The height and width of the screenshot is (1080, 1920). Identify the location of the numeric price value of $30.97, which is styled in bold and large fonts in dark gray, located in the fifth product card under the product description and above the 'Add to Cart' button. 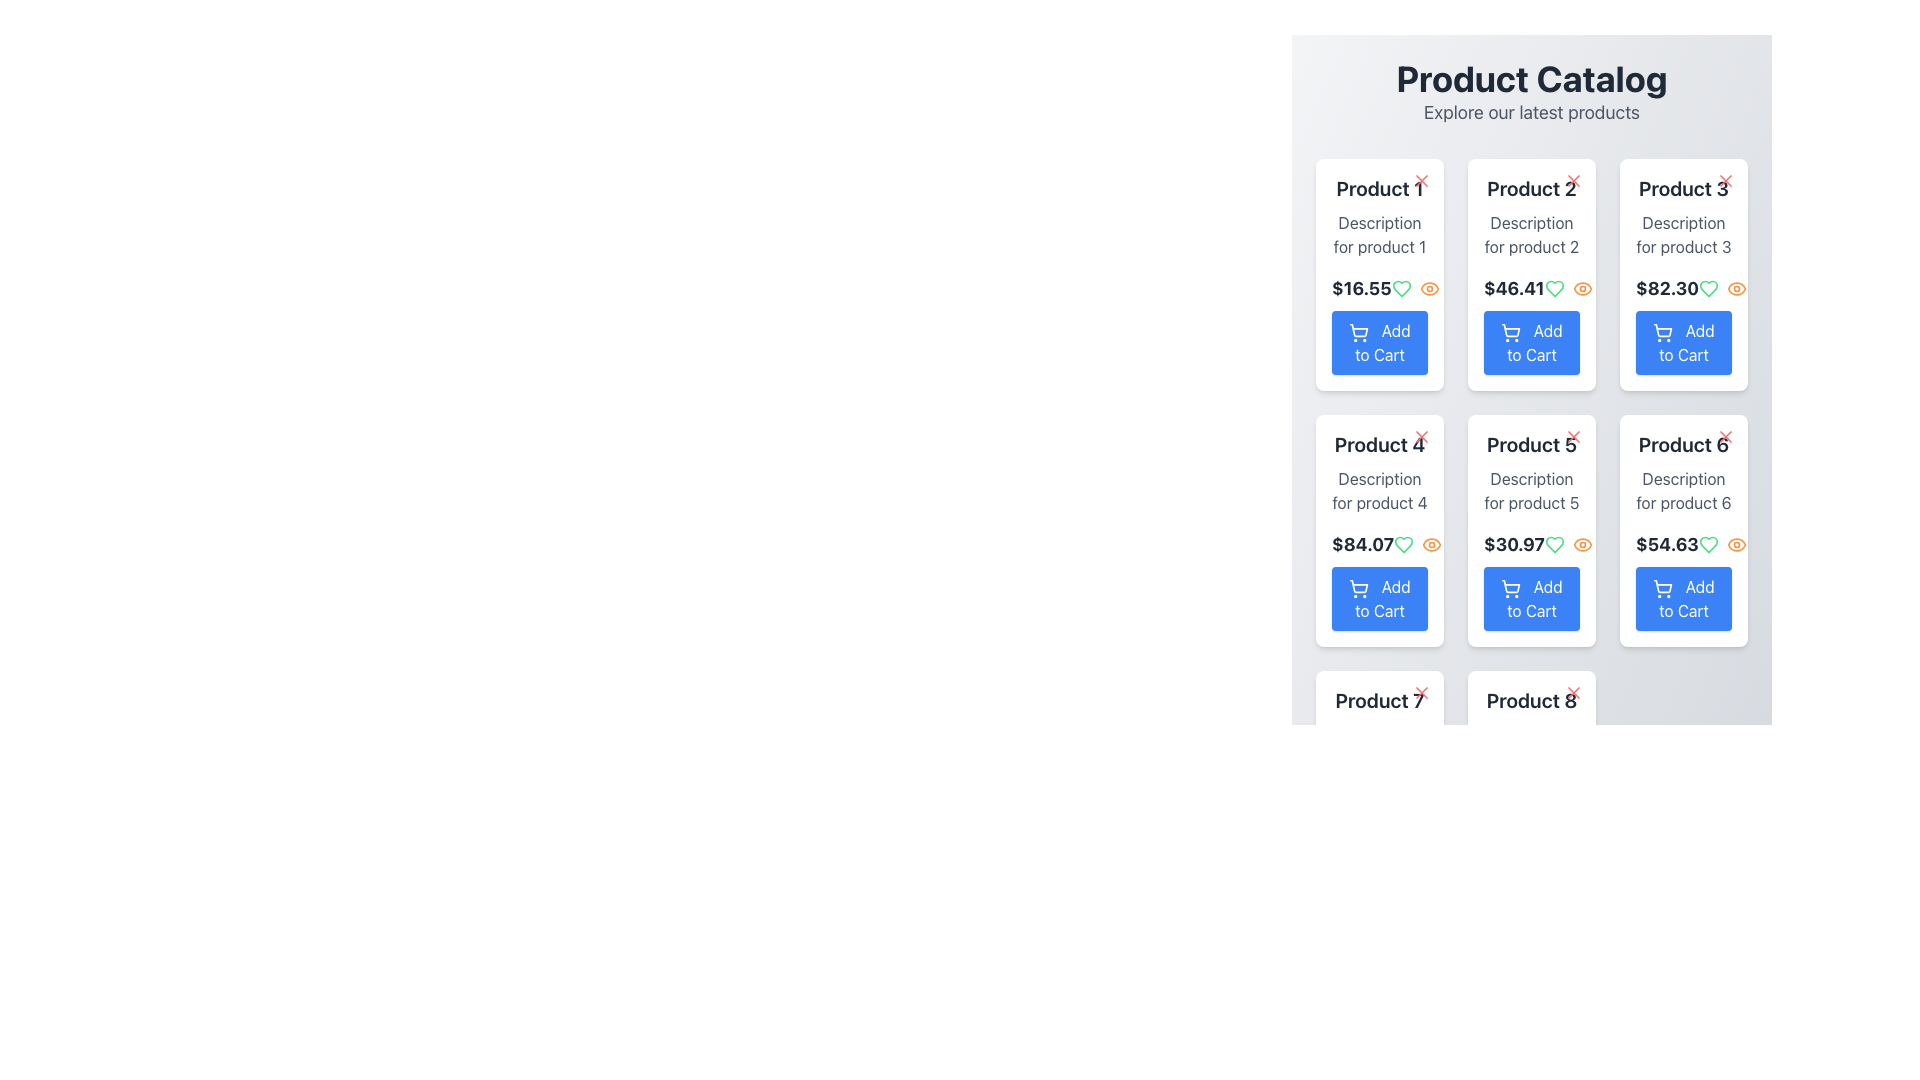
(1514, 544).